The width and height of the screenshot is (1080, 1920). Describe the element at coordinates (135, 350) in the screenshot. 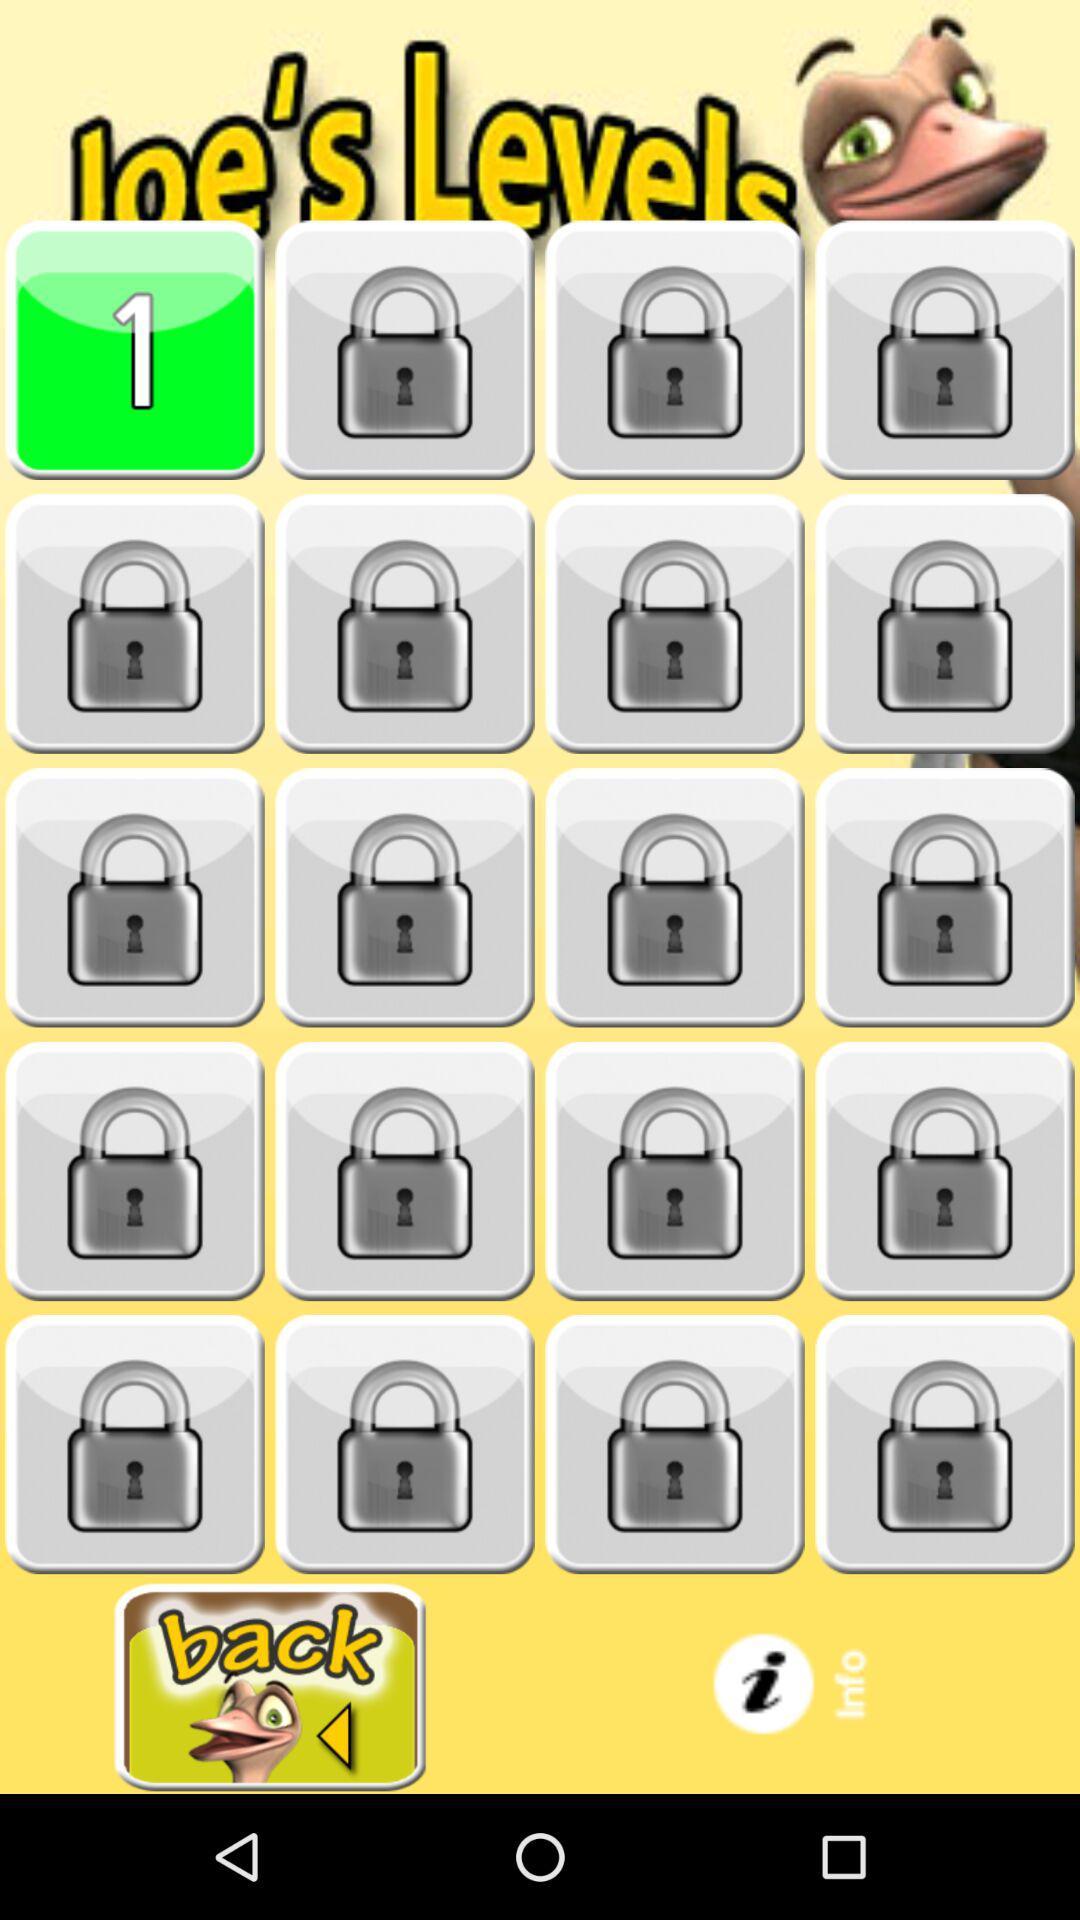

I see `level 1` at that location.